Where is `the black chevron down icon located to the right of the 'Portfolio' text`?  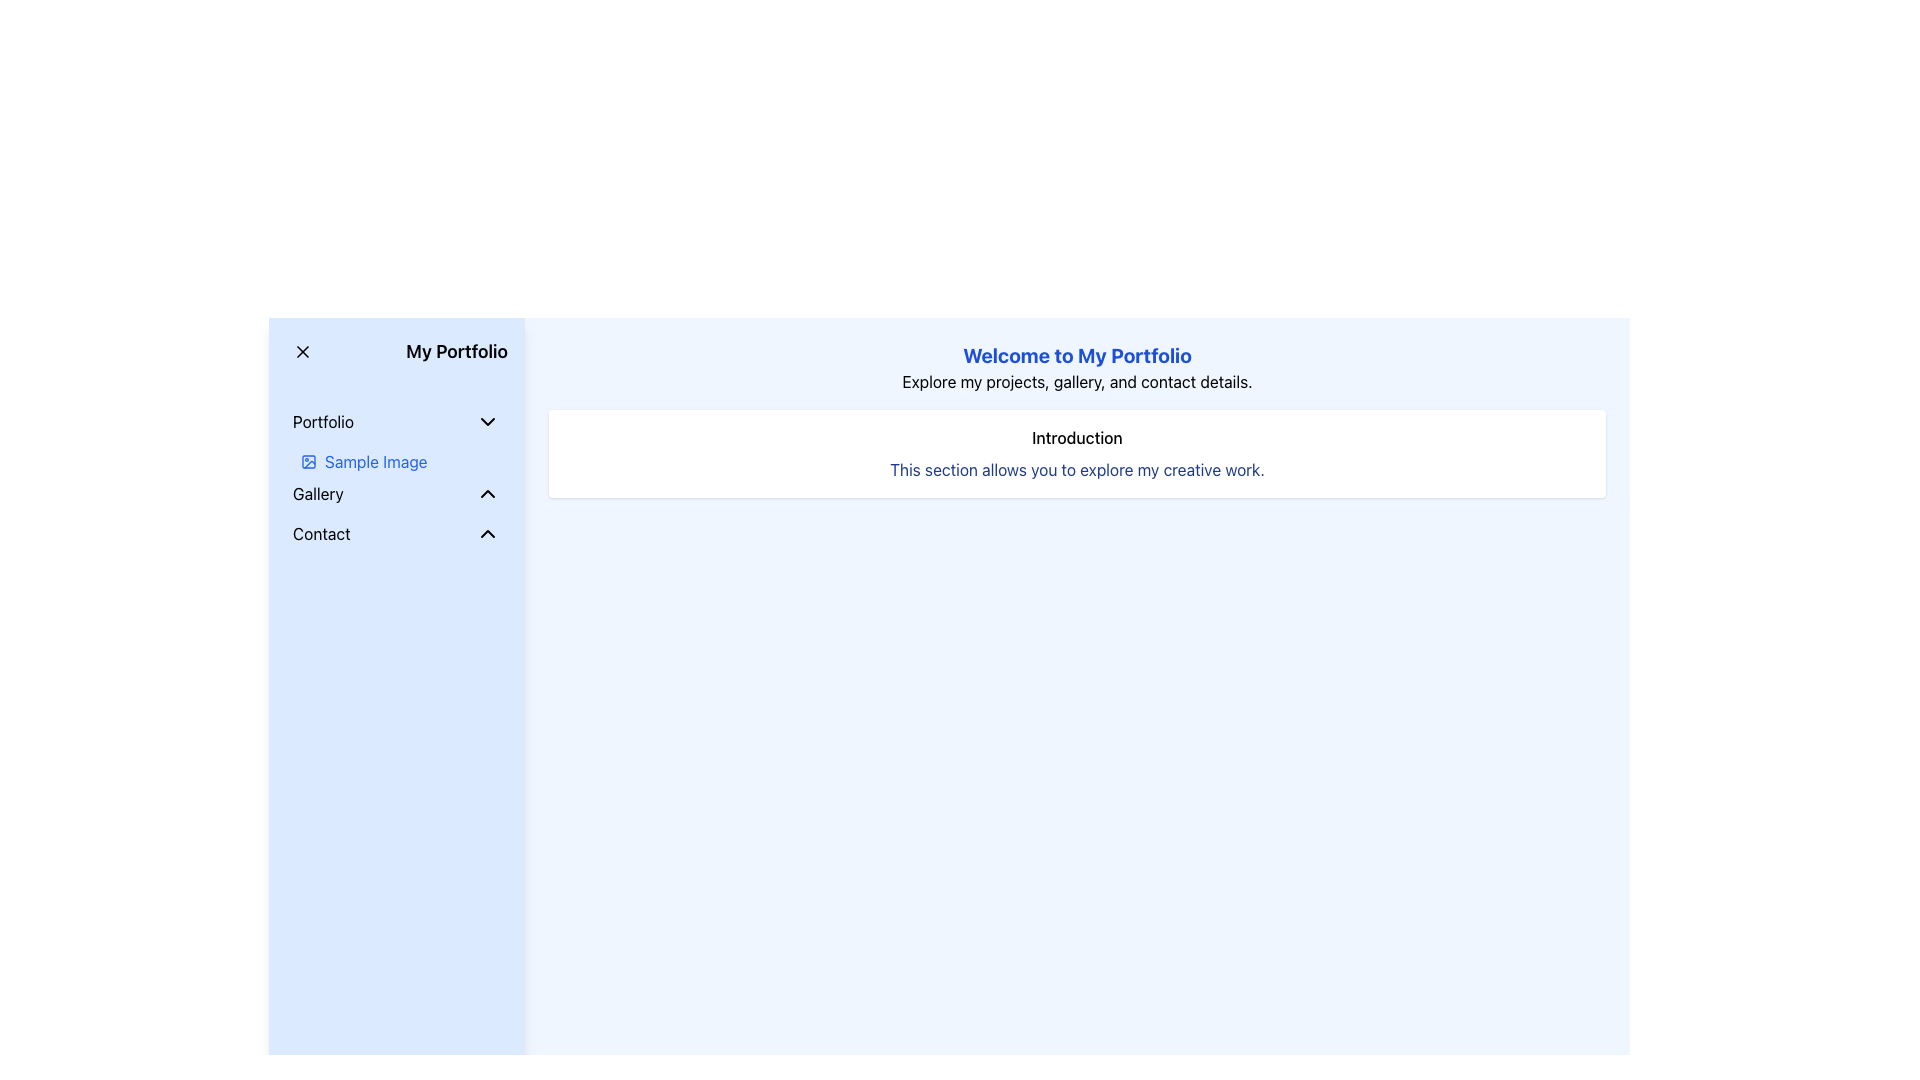
the black chevron down icon located to the right of the 'Portfolio' text is located at coordinates (488, 420).